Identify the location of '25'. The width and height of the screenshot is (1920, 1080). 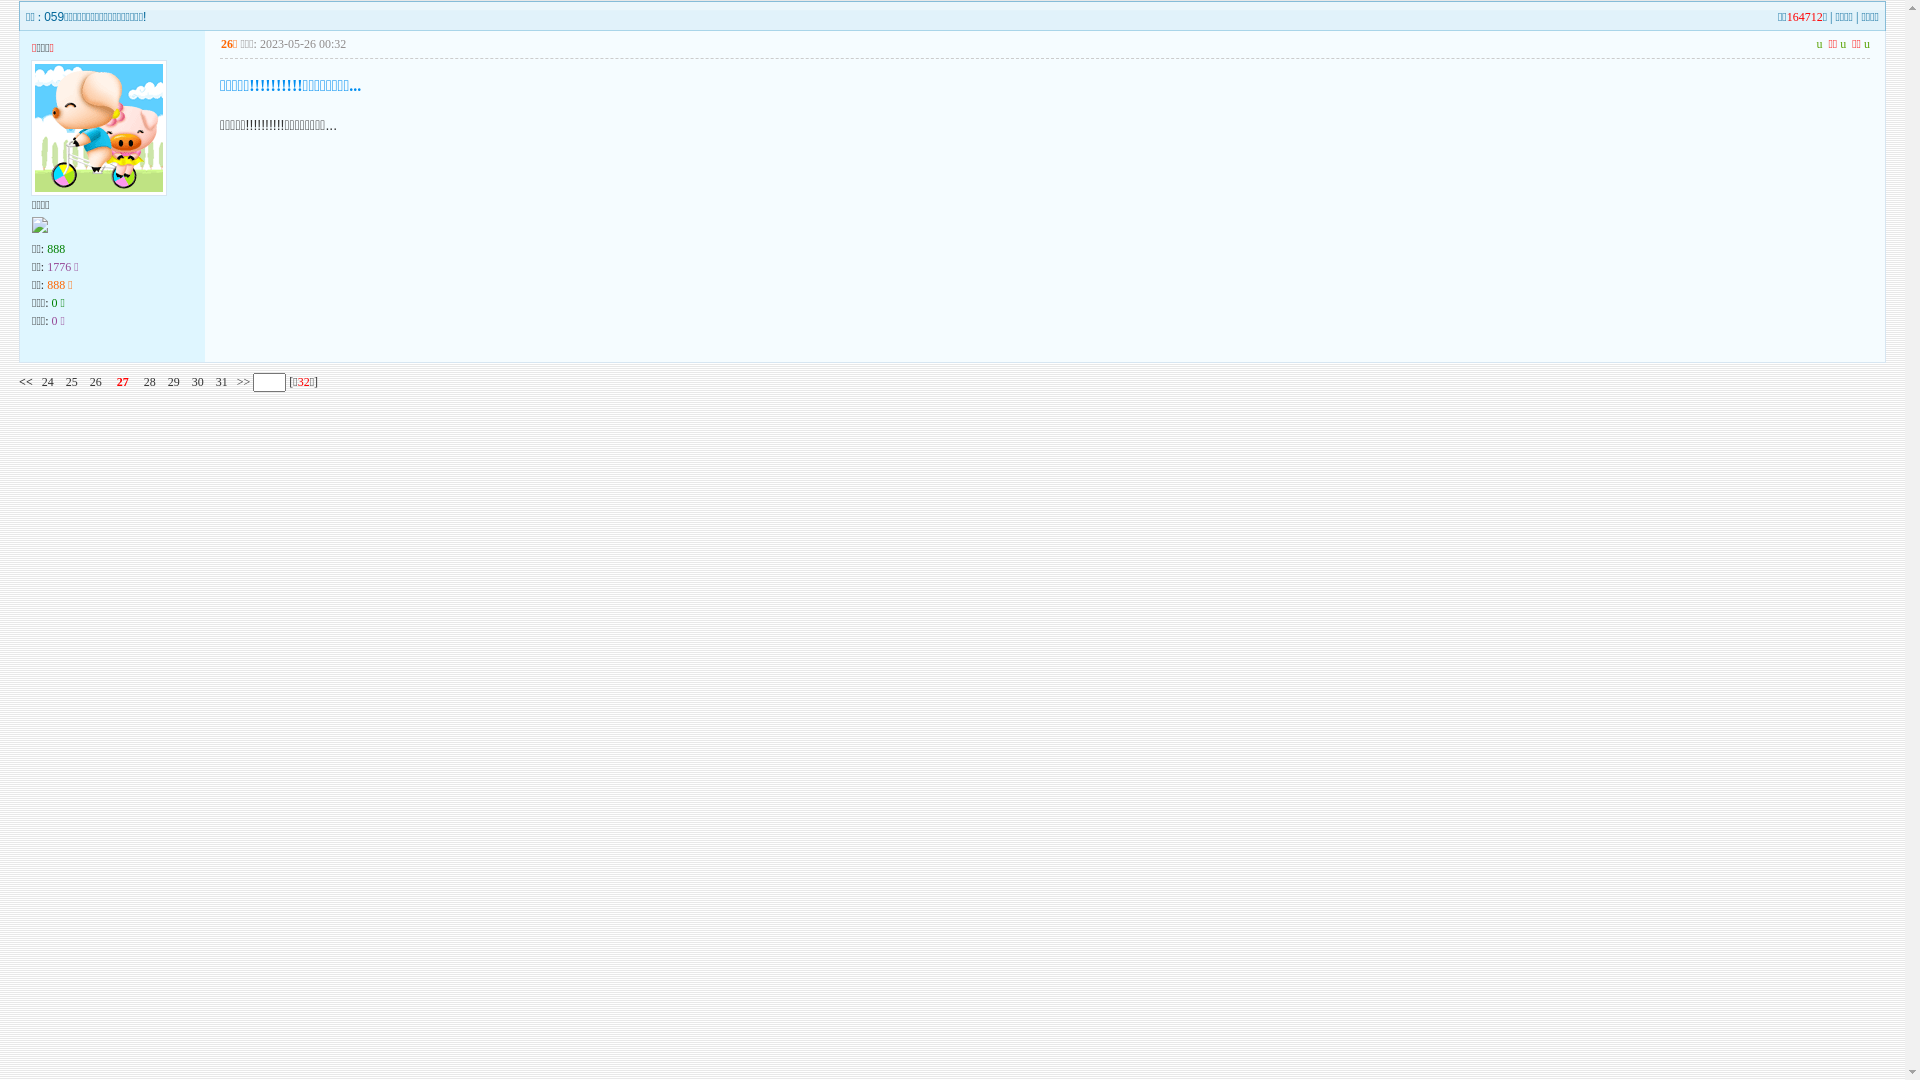
(72, 381).